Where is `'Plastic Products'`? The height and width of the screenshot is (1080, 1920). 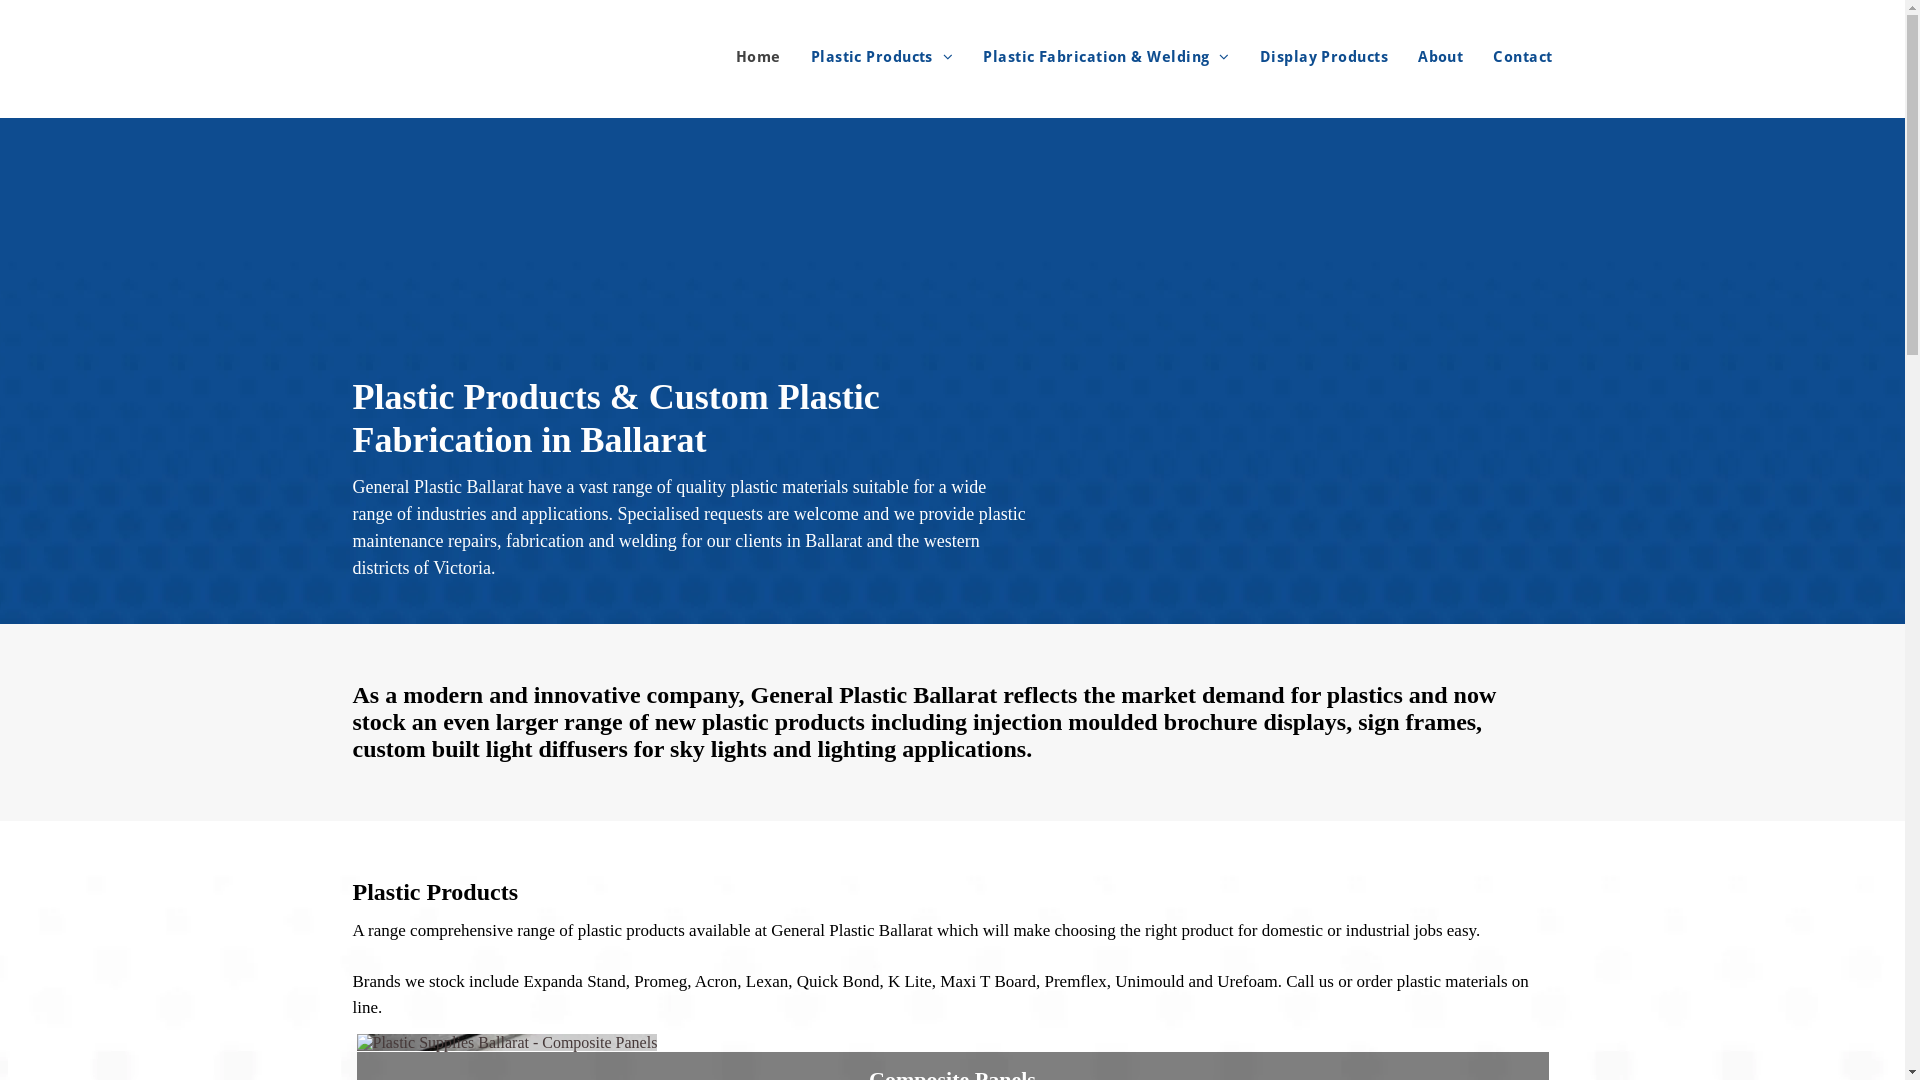 'Plastic Products' is located at coordinates (780, 56).